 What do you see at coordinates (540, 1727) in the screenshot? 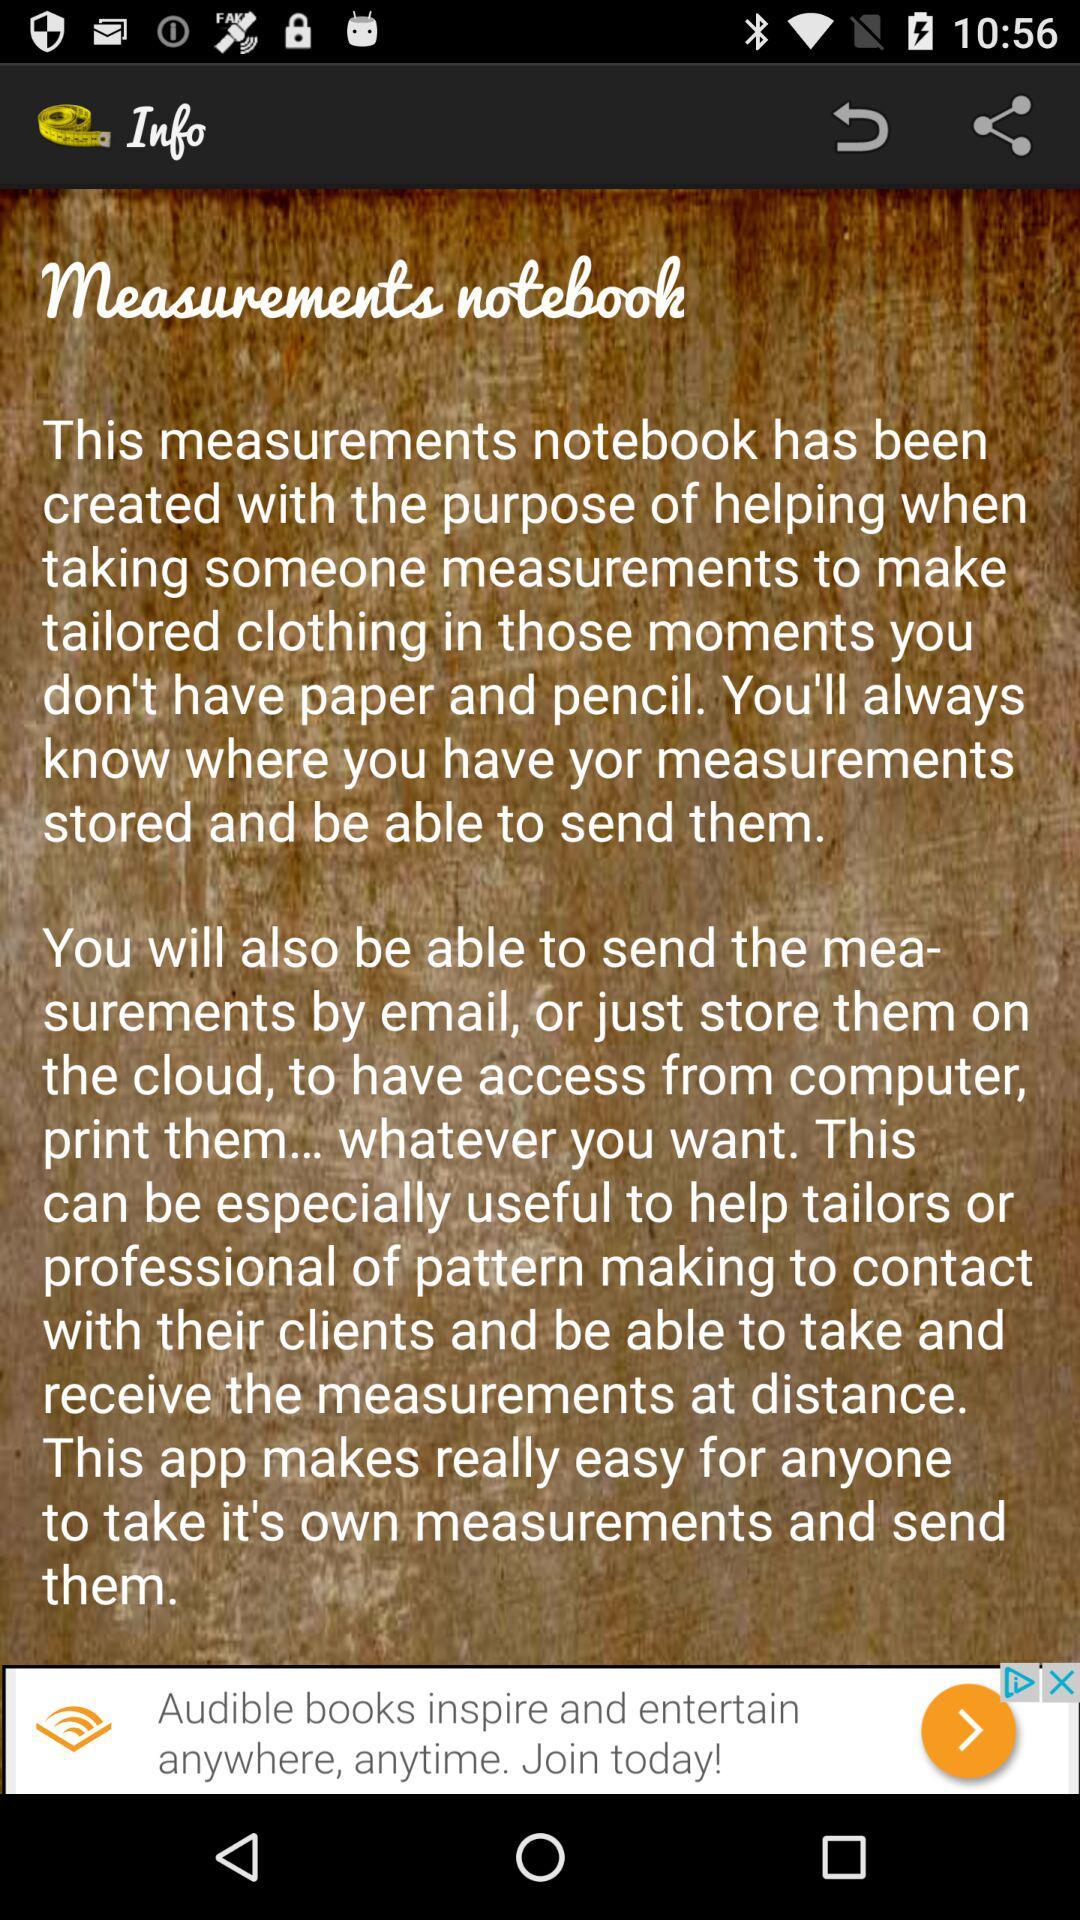
I see `open advertisement` at bounding box center [540, 1727].